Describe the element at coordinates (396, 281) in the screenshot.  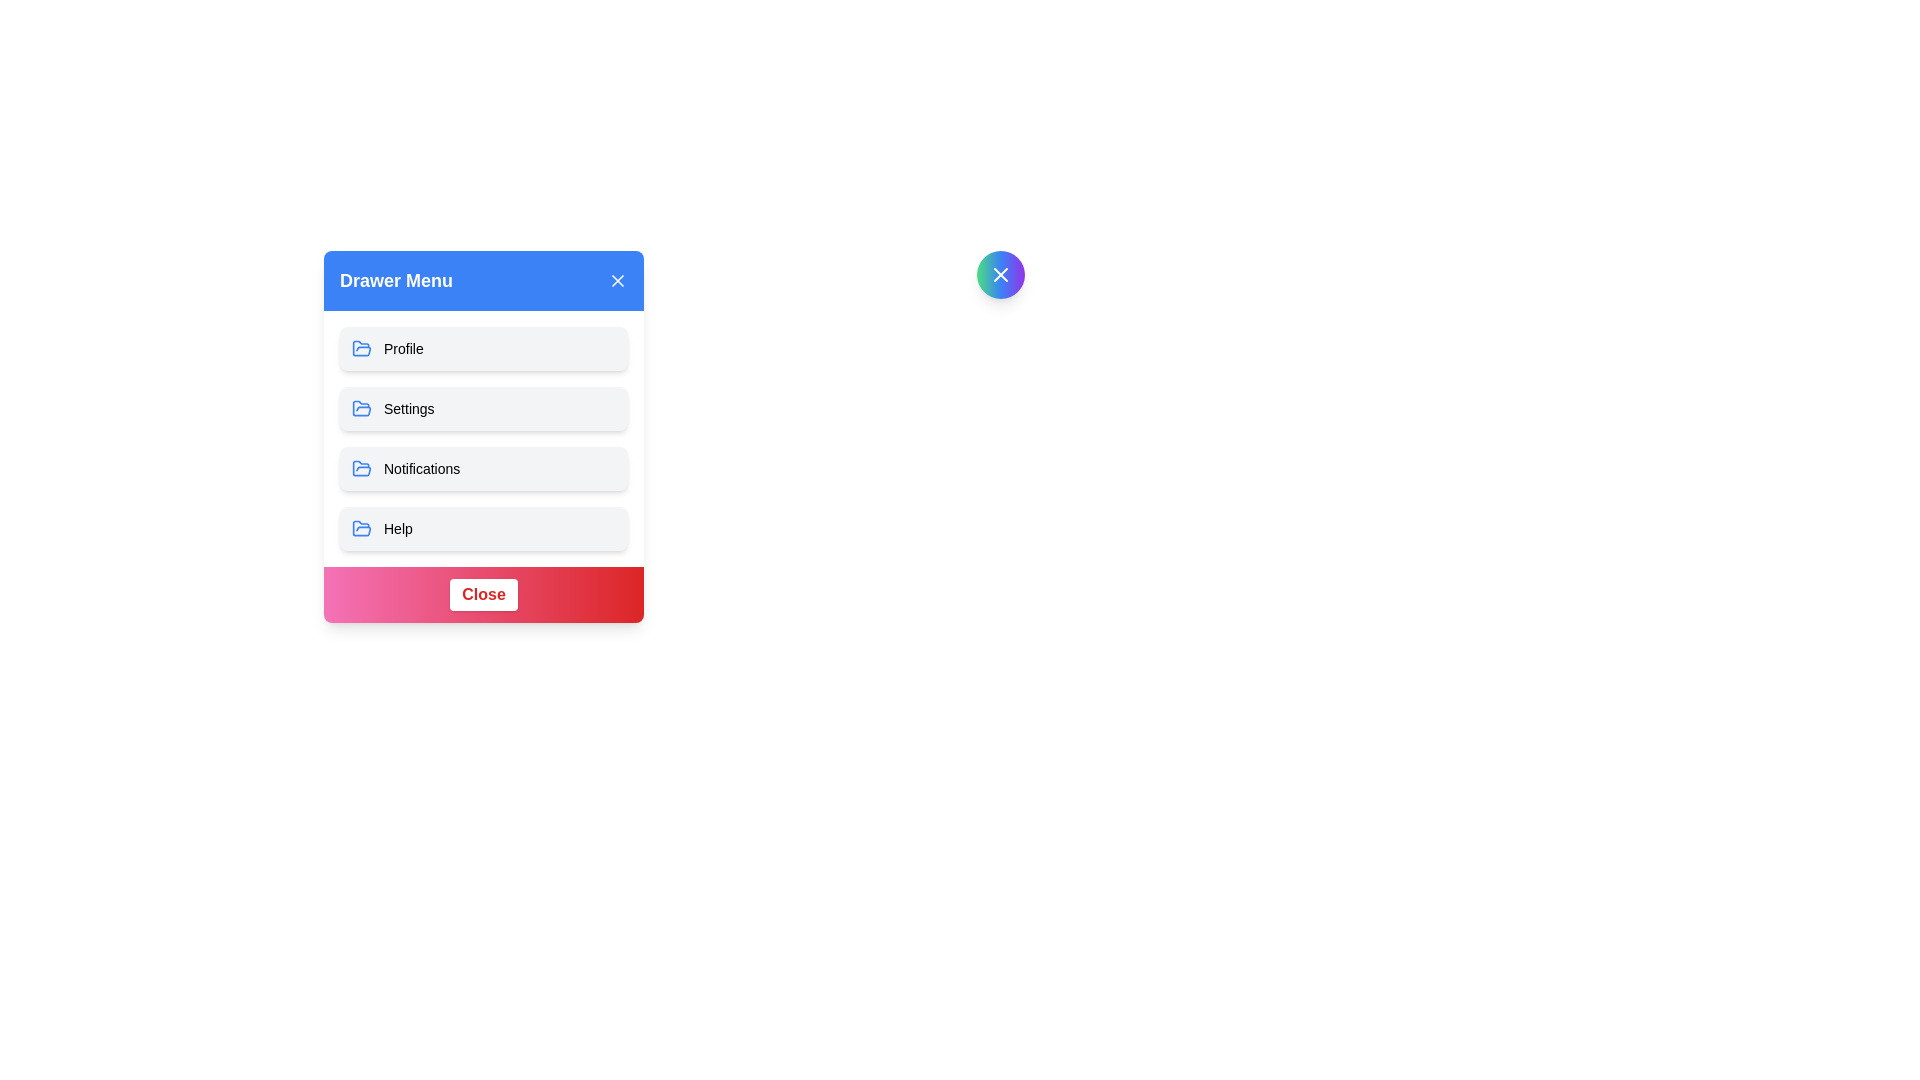
I see `the 'Drawer Menu' text label, which is displayed in bold, large white font on a blue background, located at the top left of the blue header section` at that location.